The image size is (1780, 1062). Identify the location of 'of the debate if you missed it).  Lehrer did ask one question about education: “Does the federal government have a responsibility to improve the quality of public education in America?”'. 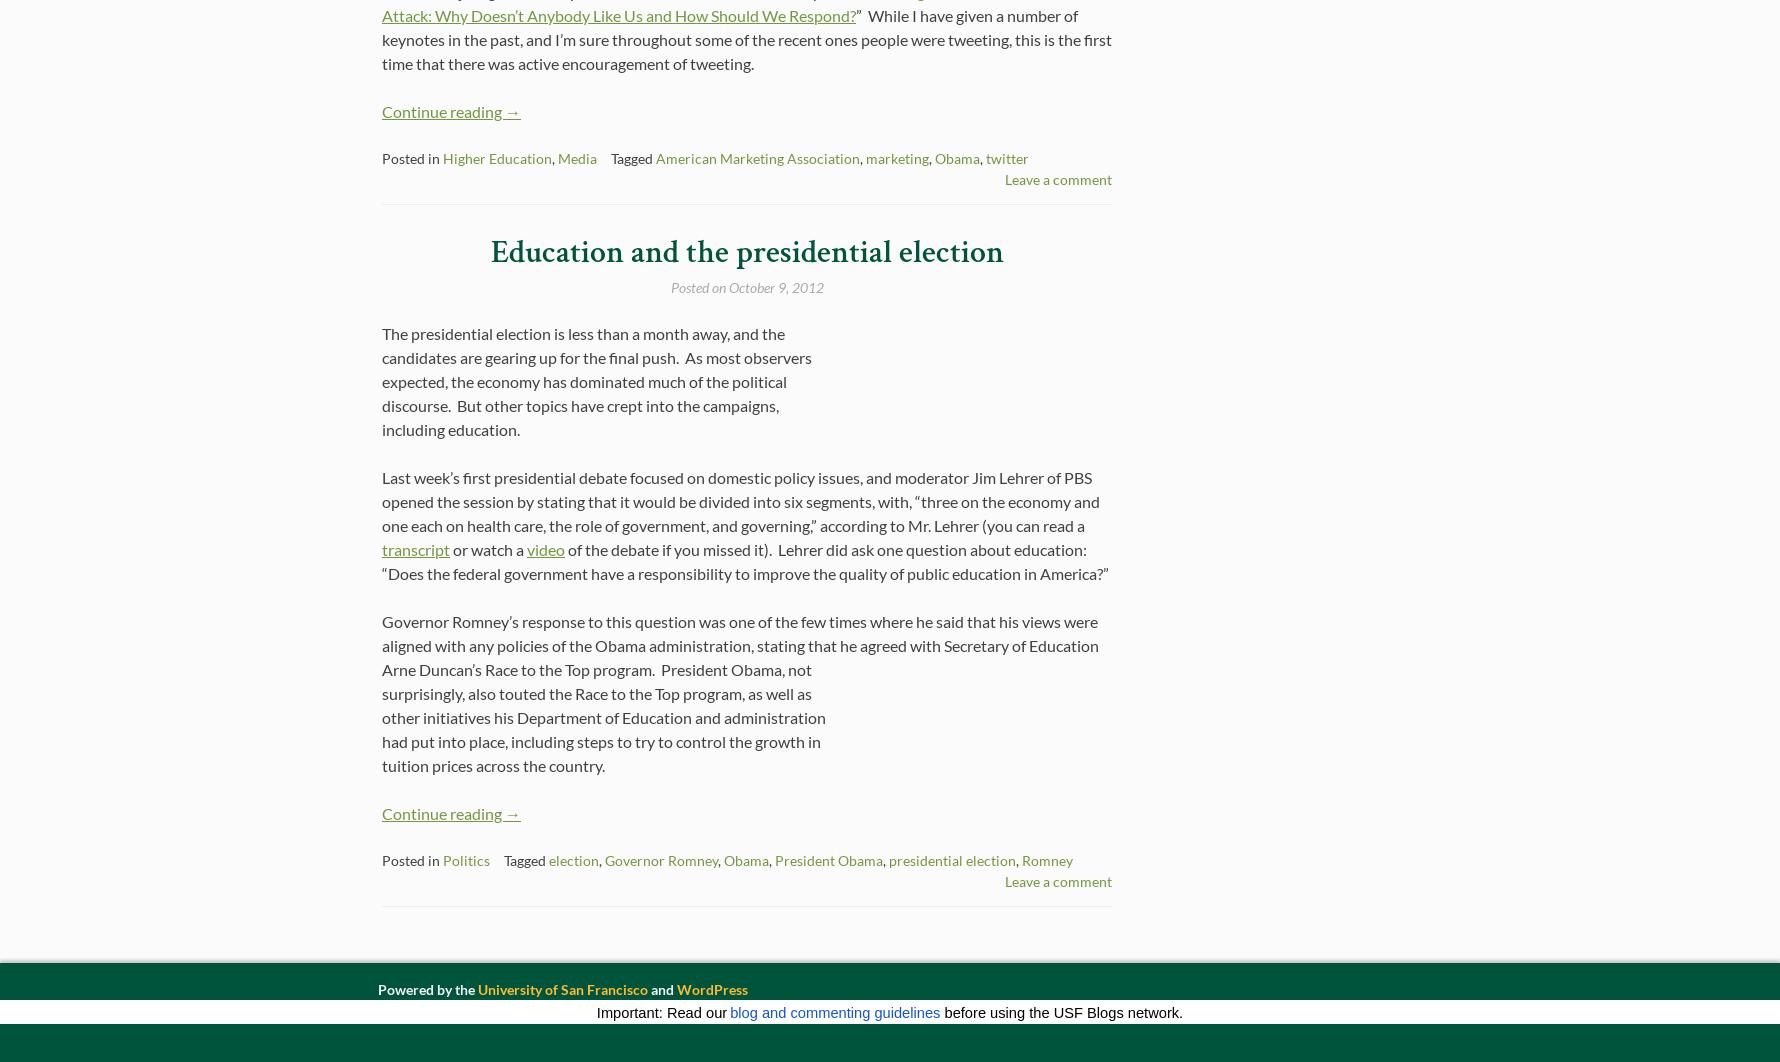
(745, 561).